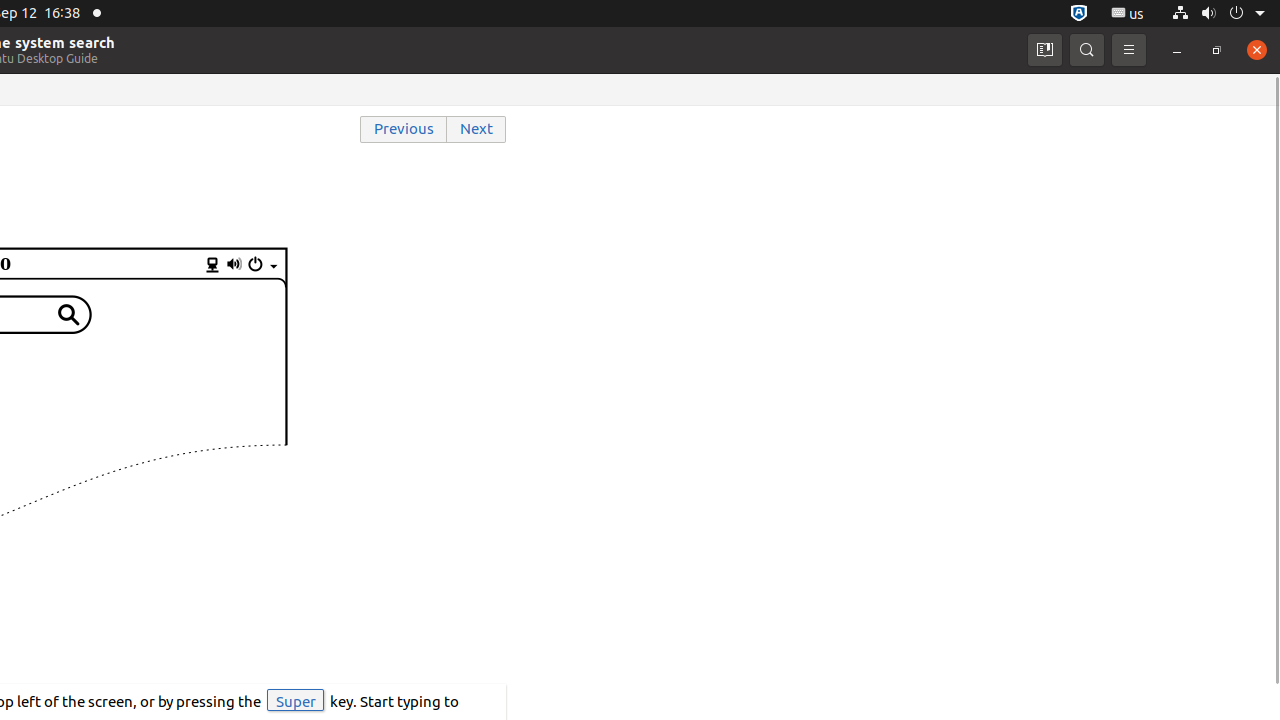 The width and height of the screenshot is (1280, 720). What do you see at coordinates (402, 129) in the screenshot?
I see `'Previous'` at bounding box center [402, 129].